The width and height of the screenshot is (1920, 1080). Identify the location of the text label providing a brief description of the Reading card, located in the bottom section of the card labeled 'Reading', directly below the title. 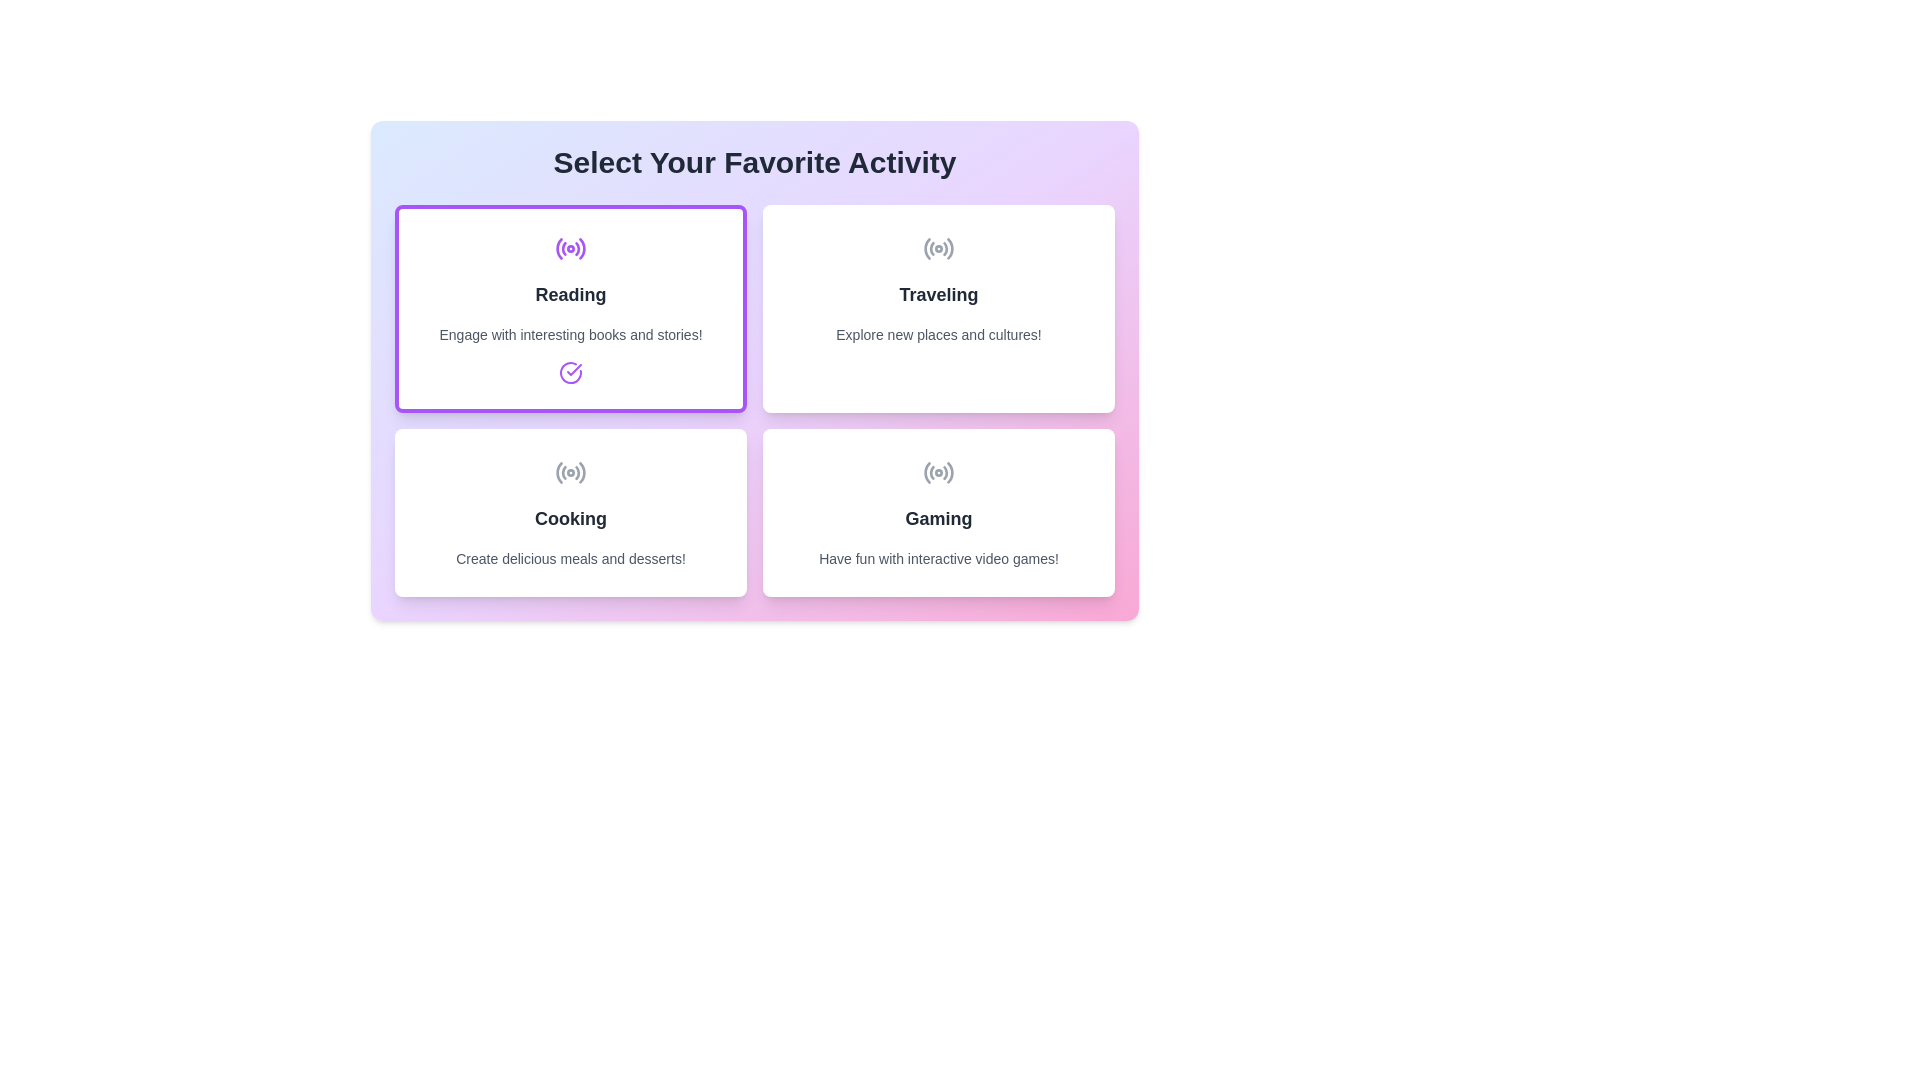
(570, 334).